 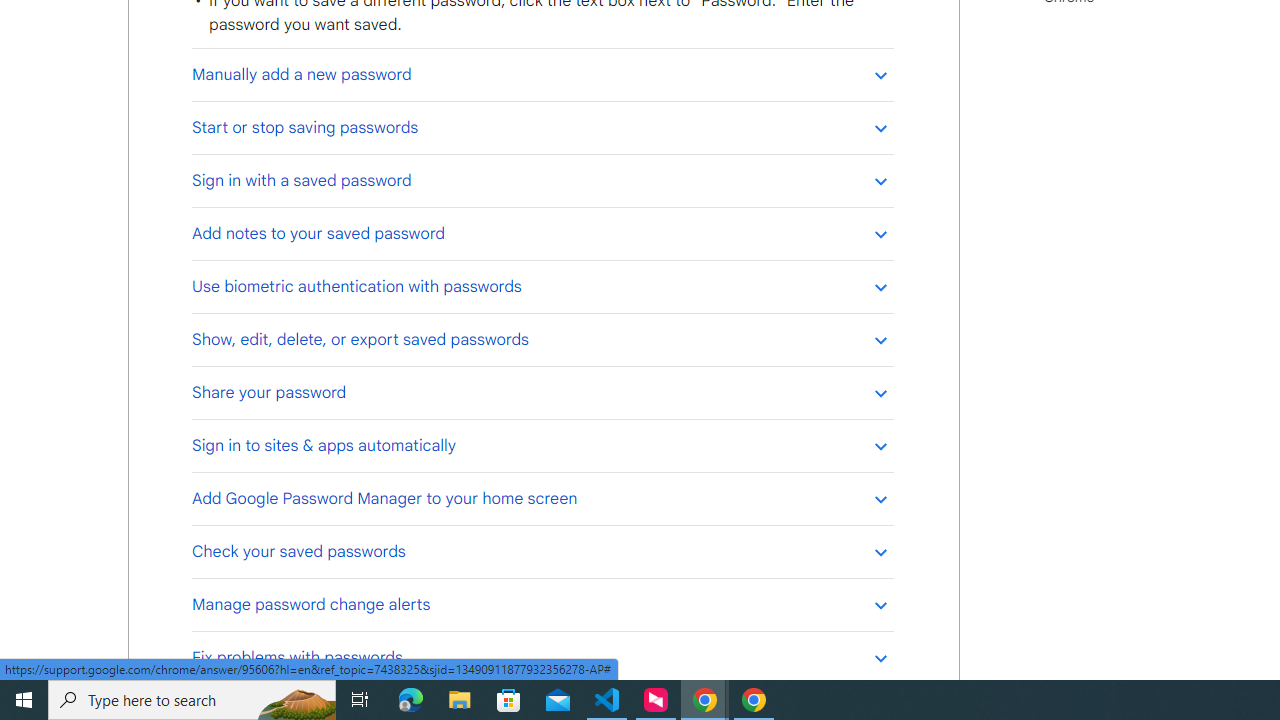 What do you see at coordinates (542, 73) in the screenshot?
I see `'Manually add a new password'` at bounding box center [542, 73].